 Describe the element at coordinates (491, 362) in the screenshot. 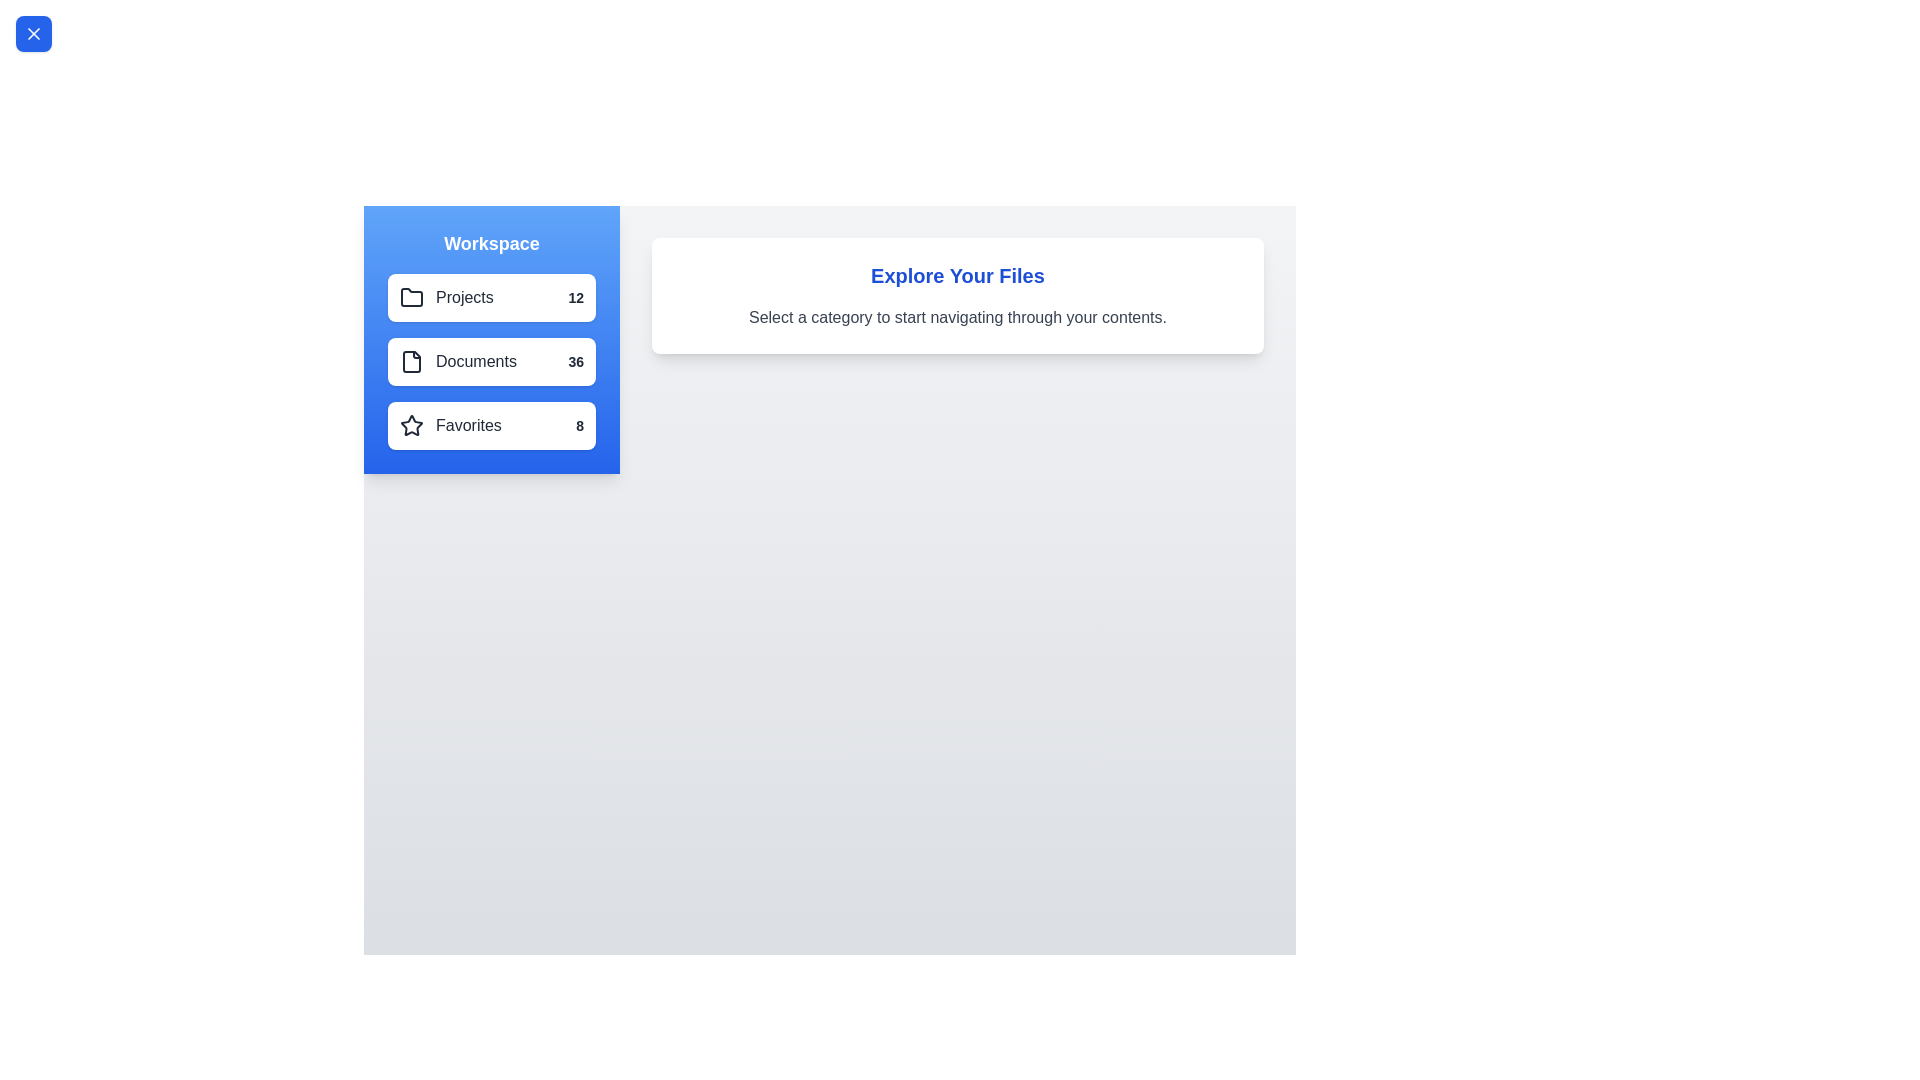

I see `the category Documents to observe its hover effects` at that location.